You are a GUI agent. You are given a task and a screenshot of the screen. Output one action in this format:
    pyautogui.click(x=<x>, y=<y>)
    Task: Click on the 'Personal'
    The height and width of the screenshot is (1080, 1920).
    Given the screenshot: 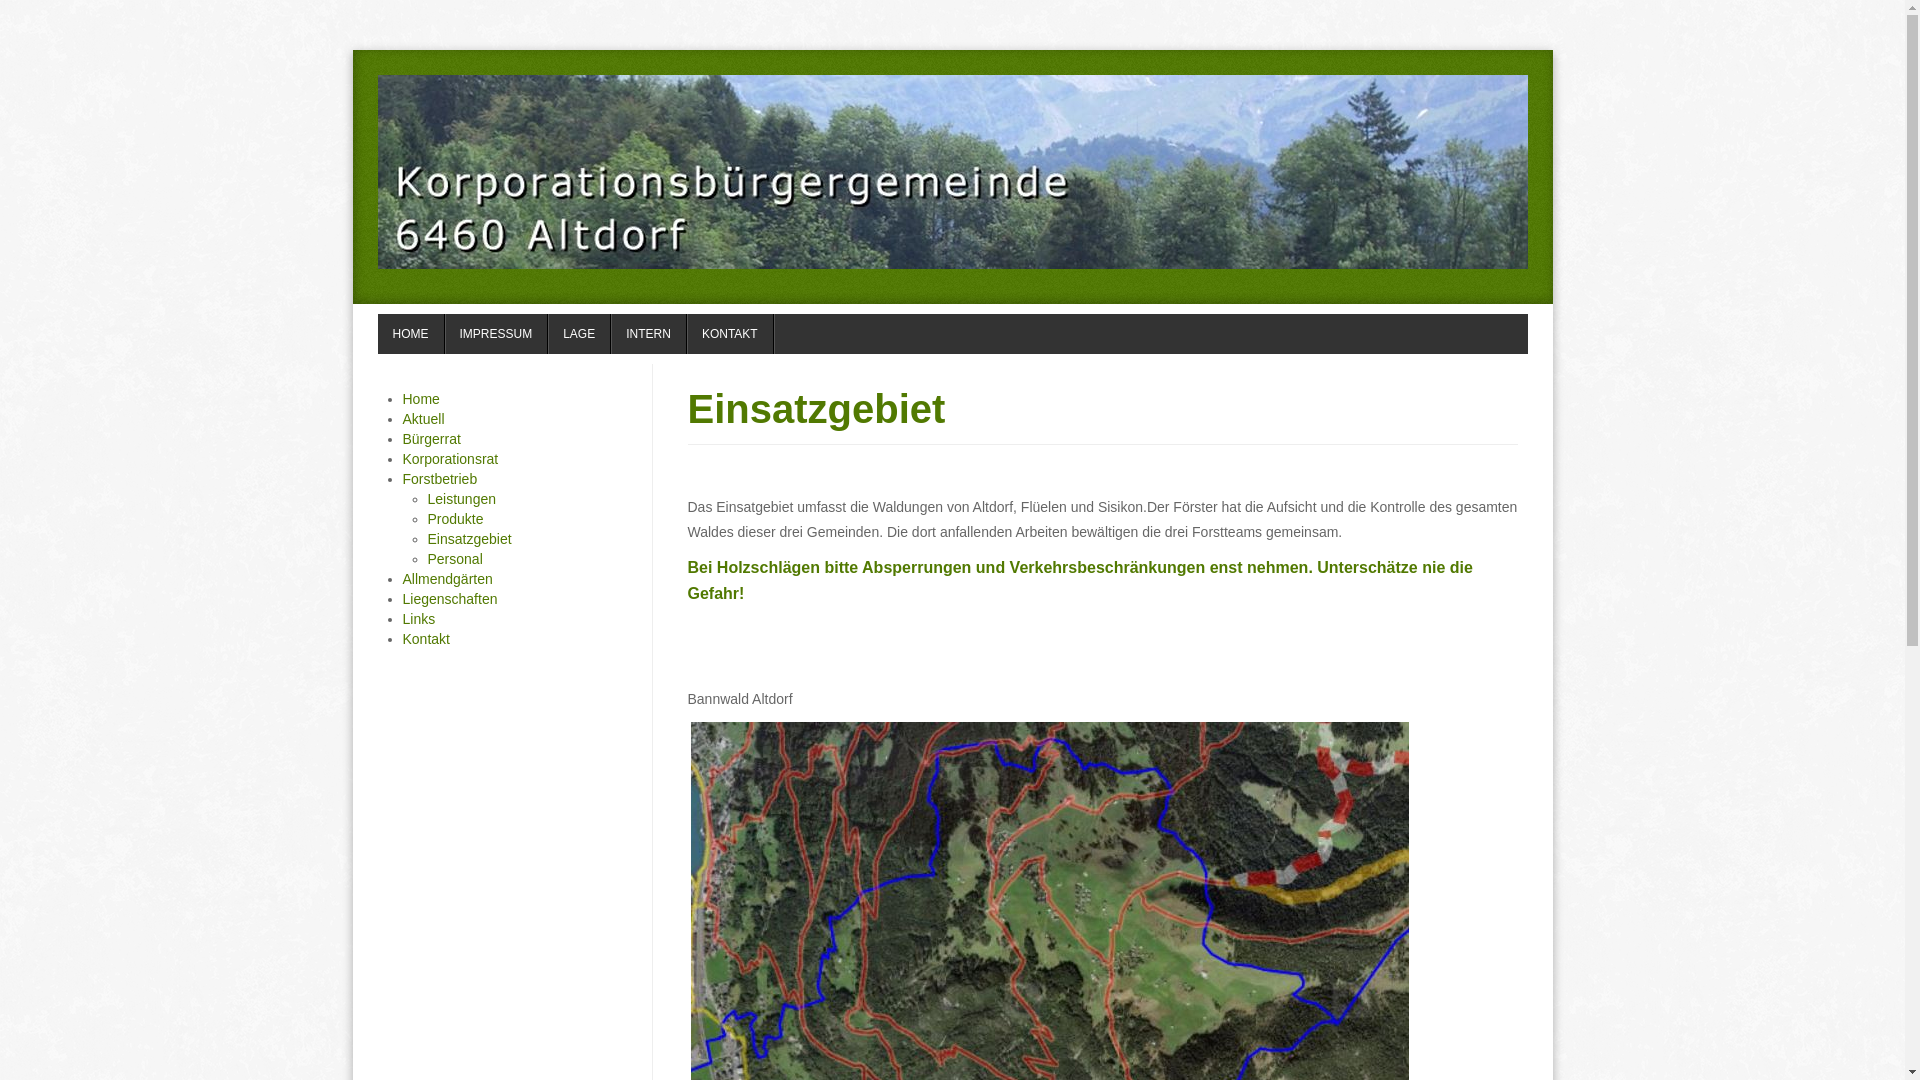 What is the action you would take?
    pyautogui.click(x=454, y=559)
    